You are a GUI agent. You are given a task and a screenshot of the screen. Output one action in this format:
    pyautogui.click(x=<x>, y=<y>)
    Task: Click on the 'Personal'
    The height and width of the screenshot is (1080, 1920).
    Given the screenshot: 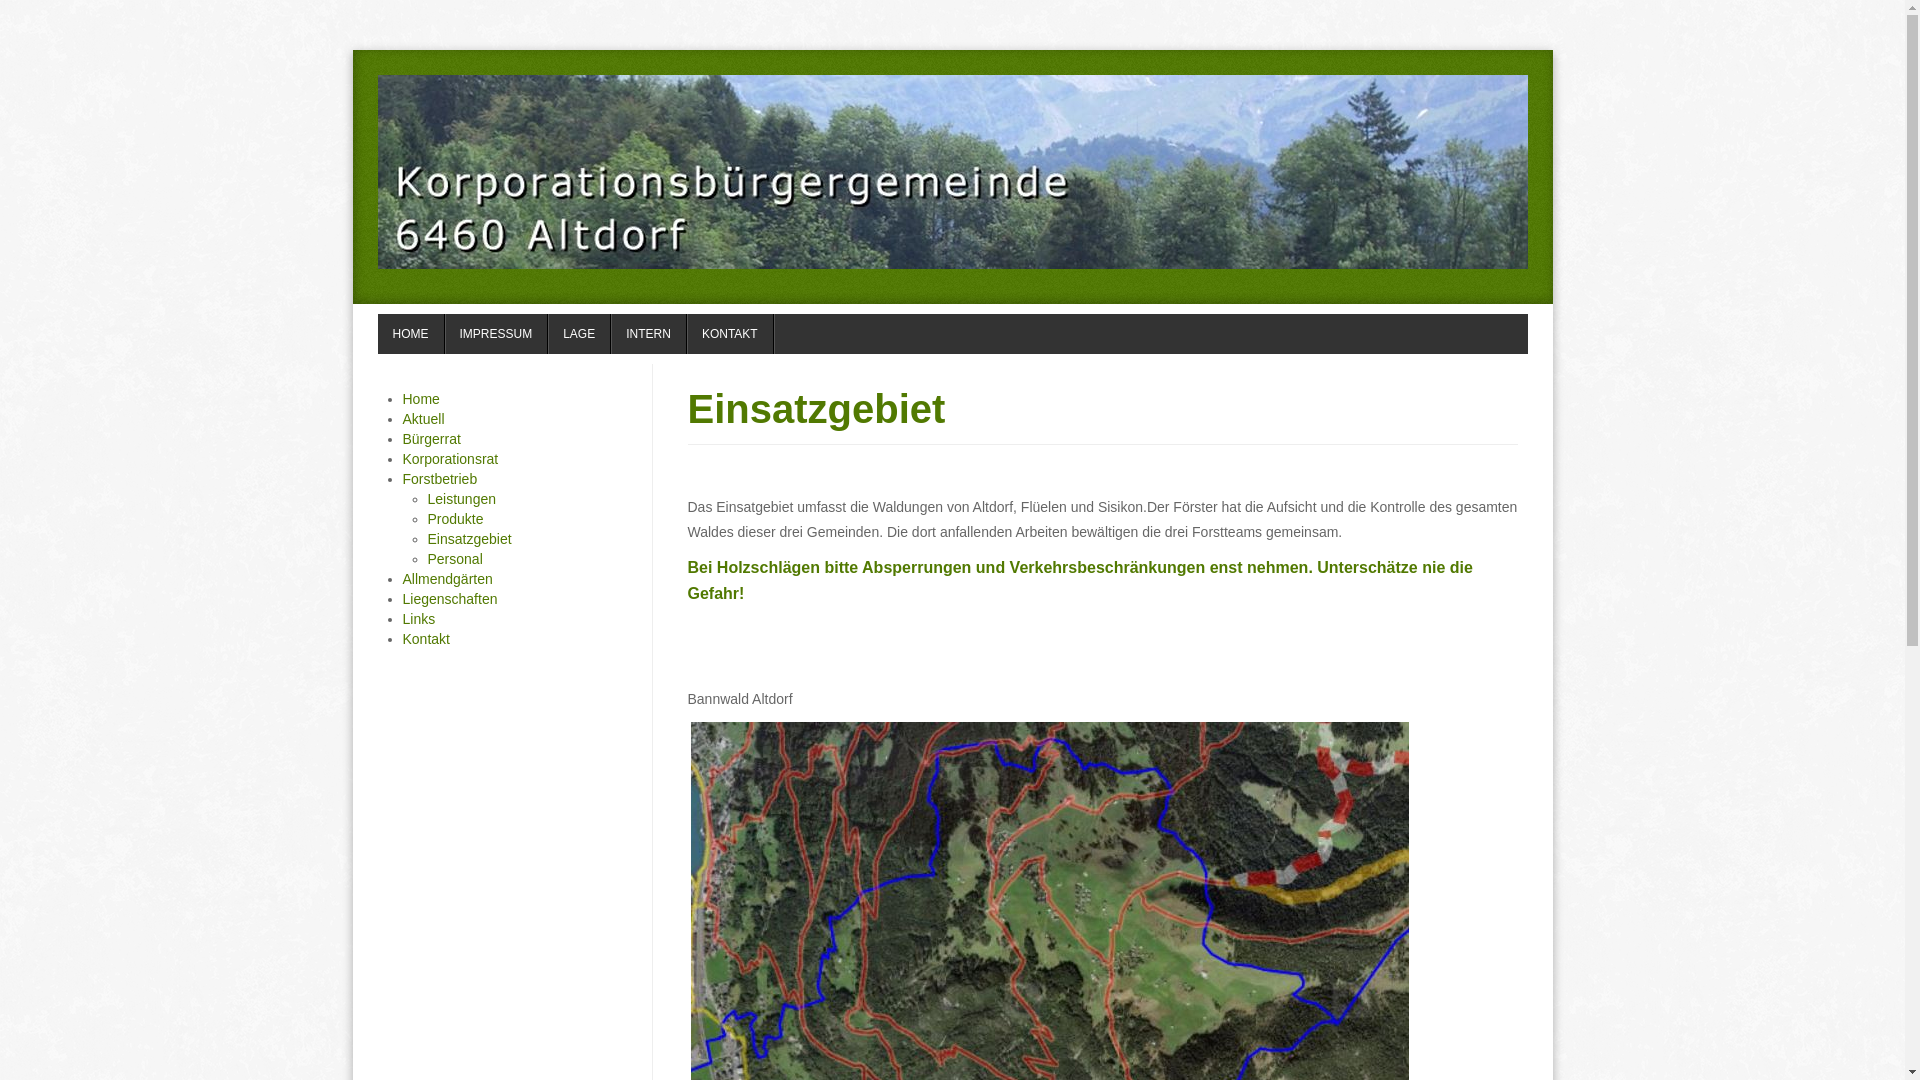 What is the action you would take?
    pyautogui.click(x=454, y=559)
    